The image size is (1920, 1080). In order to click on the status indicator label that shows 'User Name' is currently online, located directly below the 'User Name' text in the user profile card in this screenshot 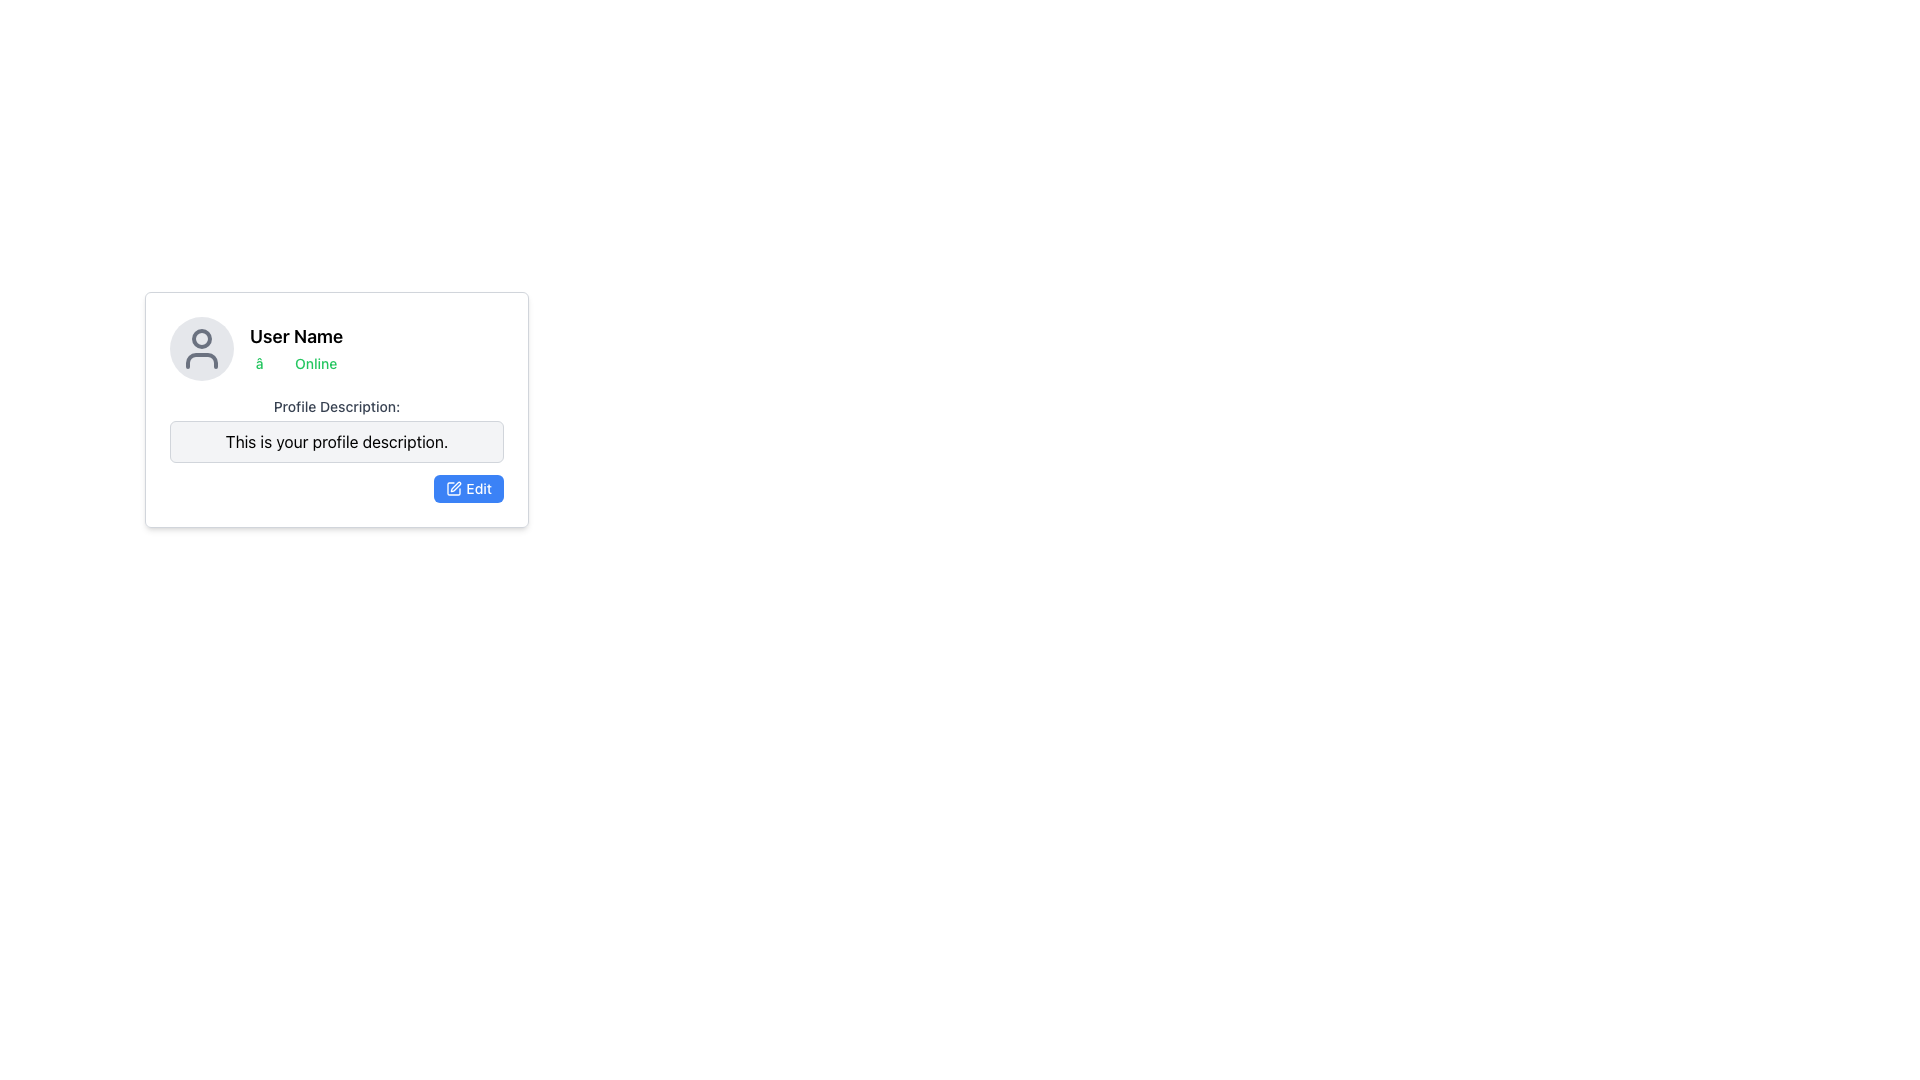, I will do `click(295, 363)`.